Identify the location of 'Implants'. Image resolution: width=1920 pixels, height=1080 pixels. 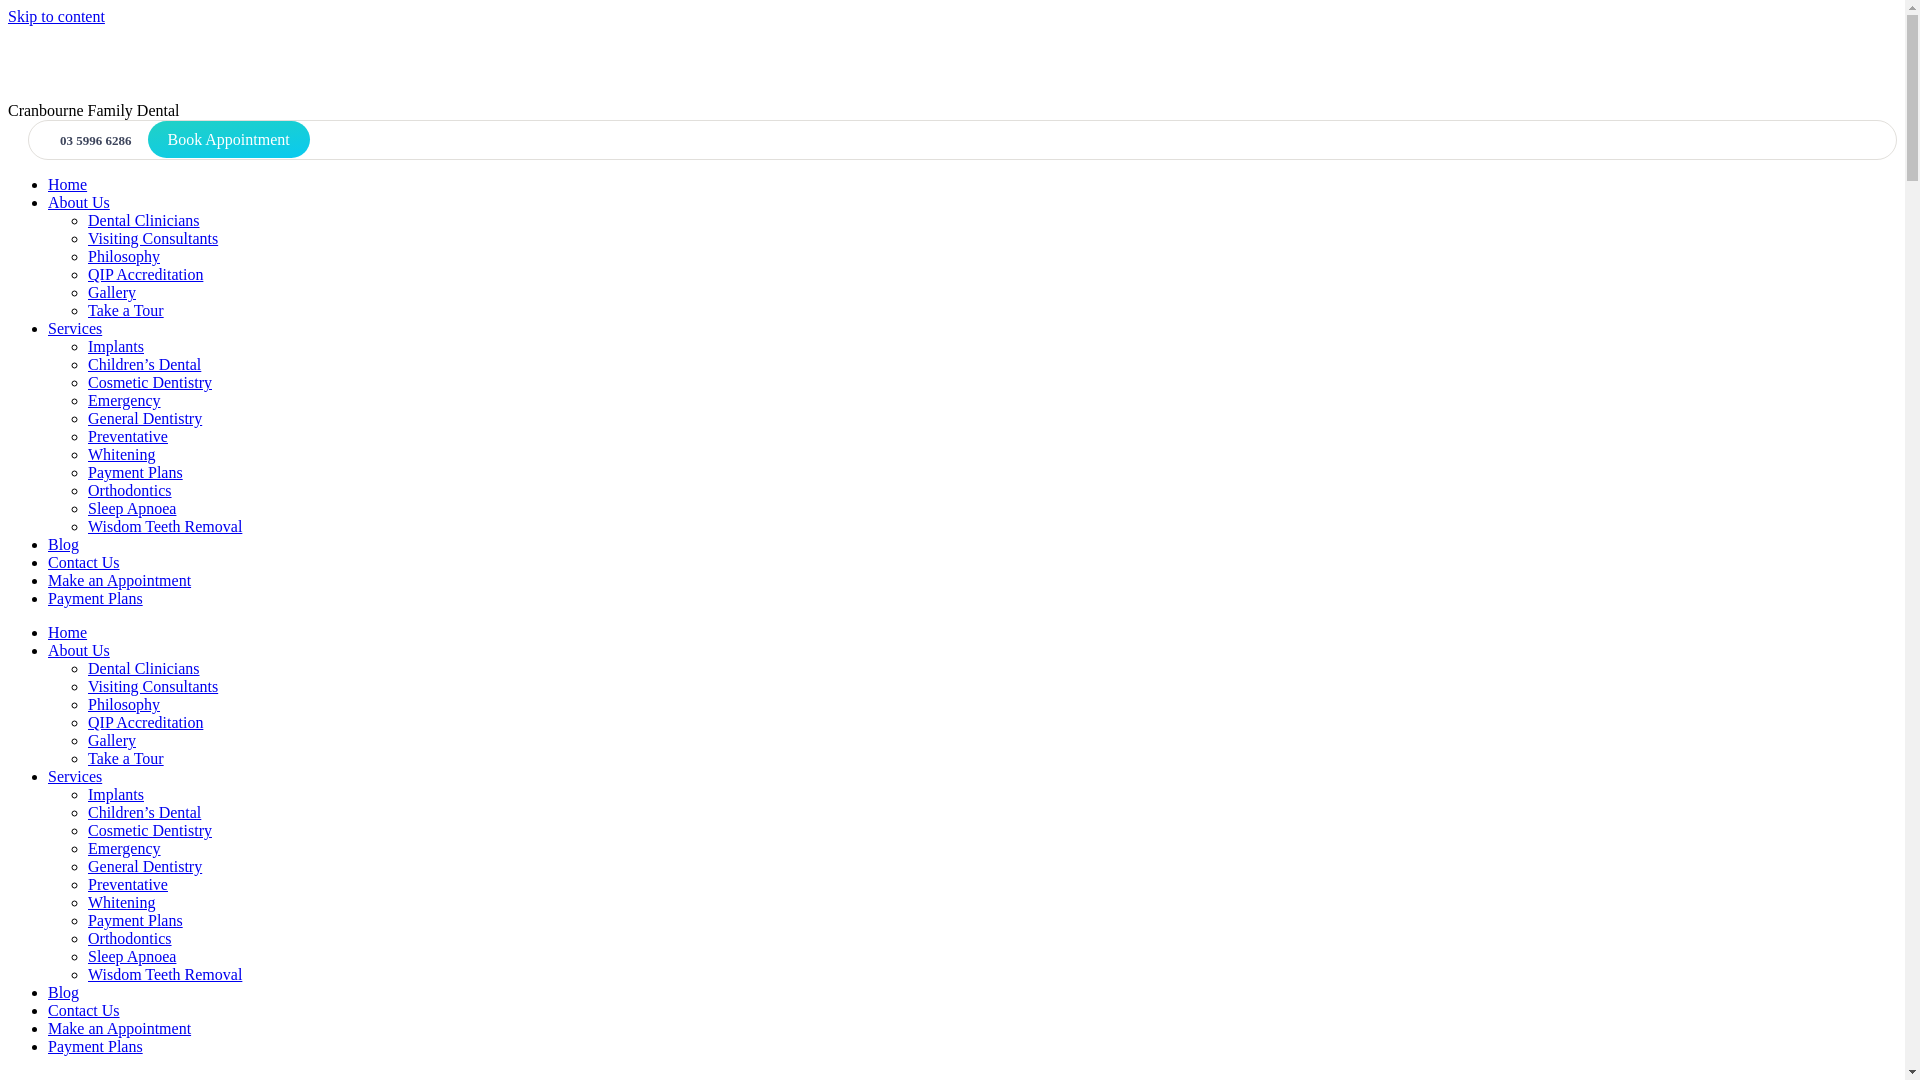
(114, 793).